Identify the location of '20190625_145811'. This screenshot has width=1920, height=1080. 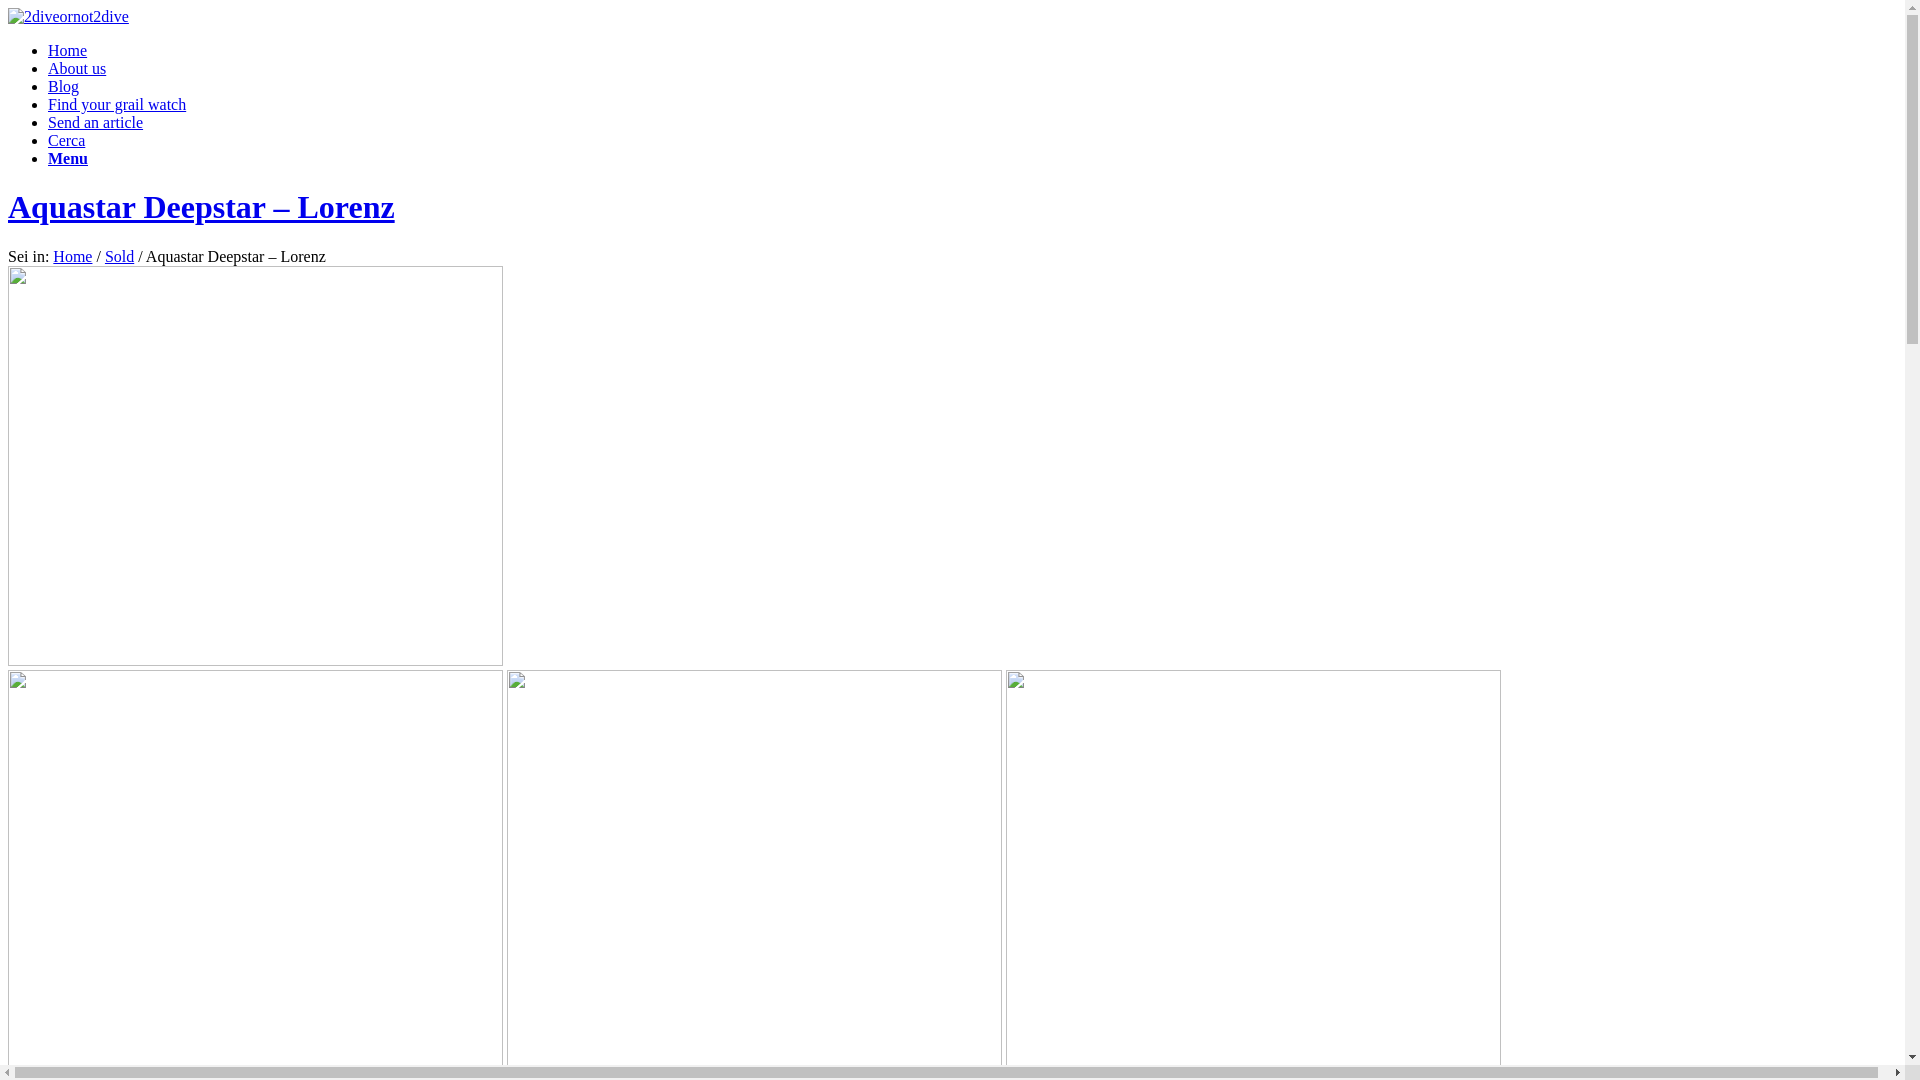
(254, 466).